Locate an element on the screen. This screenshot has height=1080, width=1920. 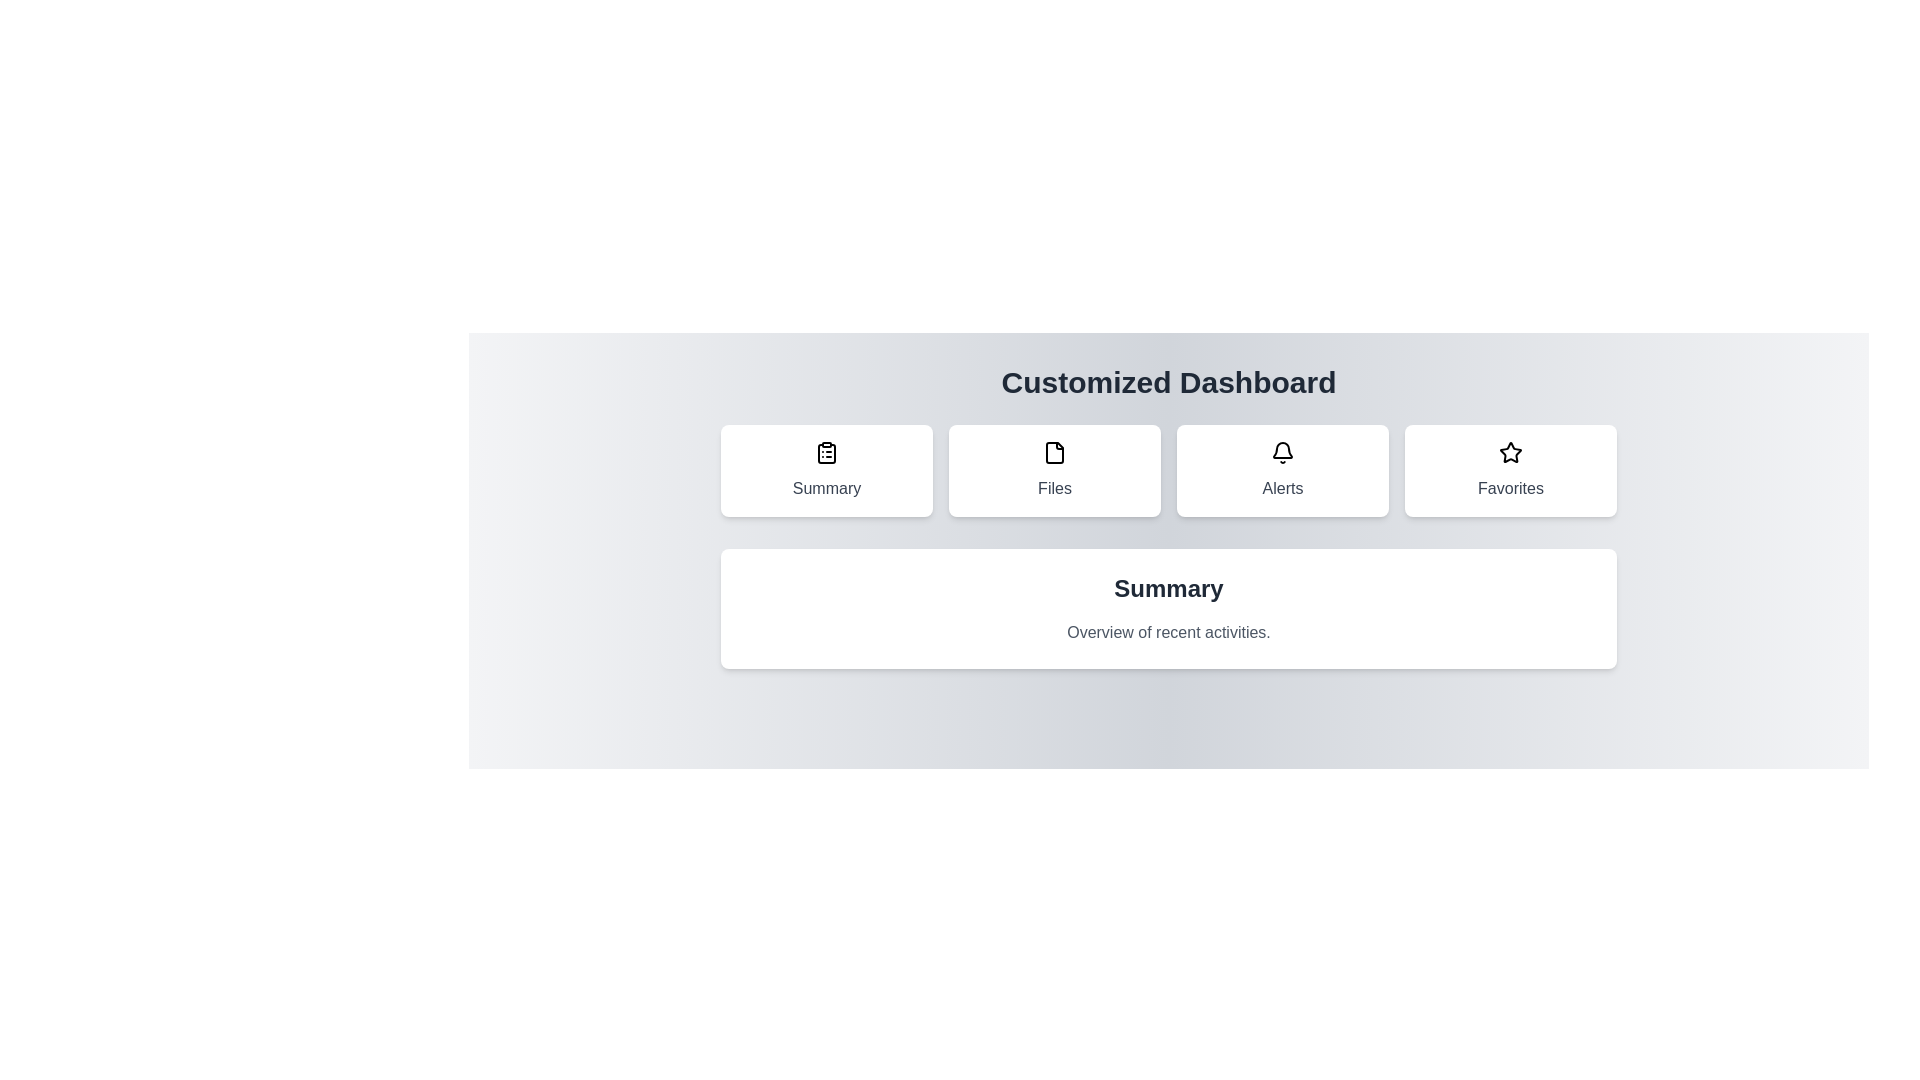
the first button card located in the top-left of the grid layout is located at coordinates (826, 470).